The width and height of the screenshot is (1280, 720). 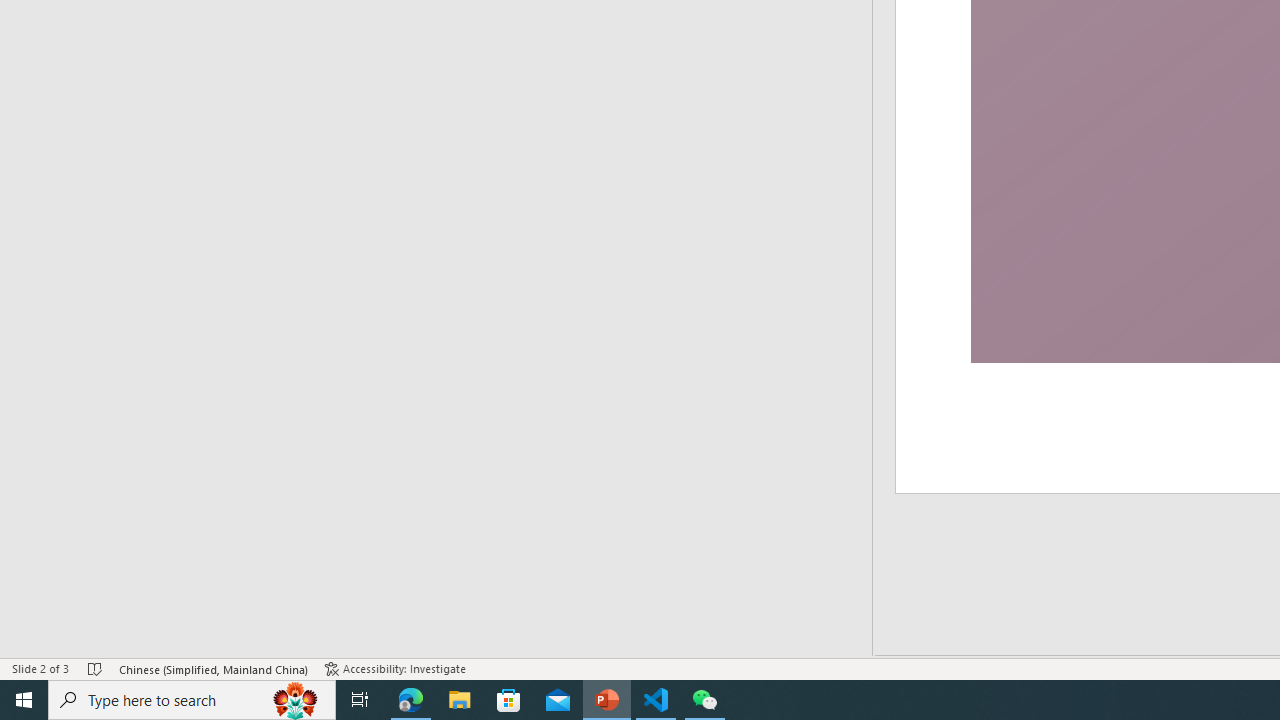 What do you see at coordinates (95, 669) in the screenshot?
I see `'Spell Check No Errors'` at bounding box center [95, 669].